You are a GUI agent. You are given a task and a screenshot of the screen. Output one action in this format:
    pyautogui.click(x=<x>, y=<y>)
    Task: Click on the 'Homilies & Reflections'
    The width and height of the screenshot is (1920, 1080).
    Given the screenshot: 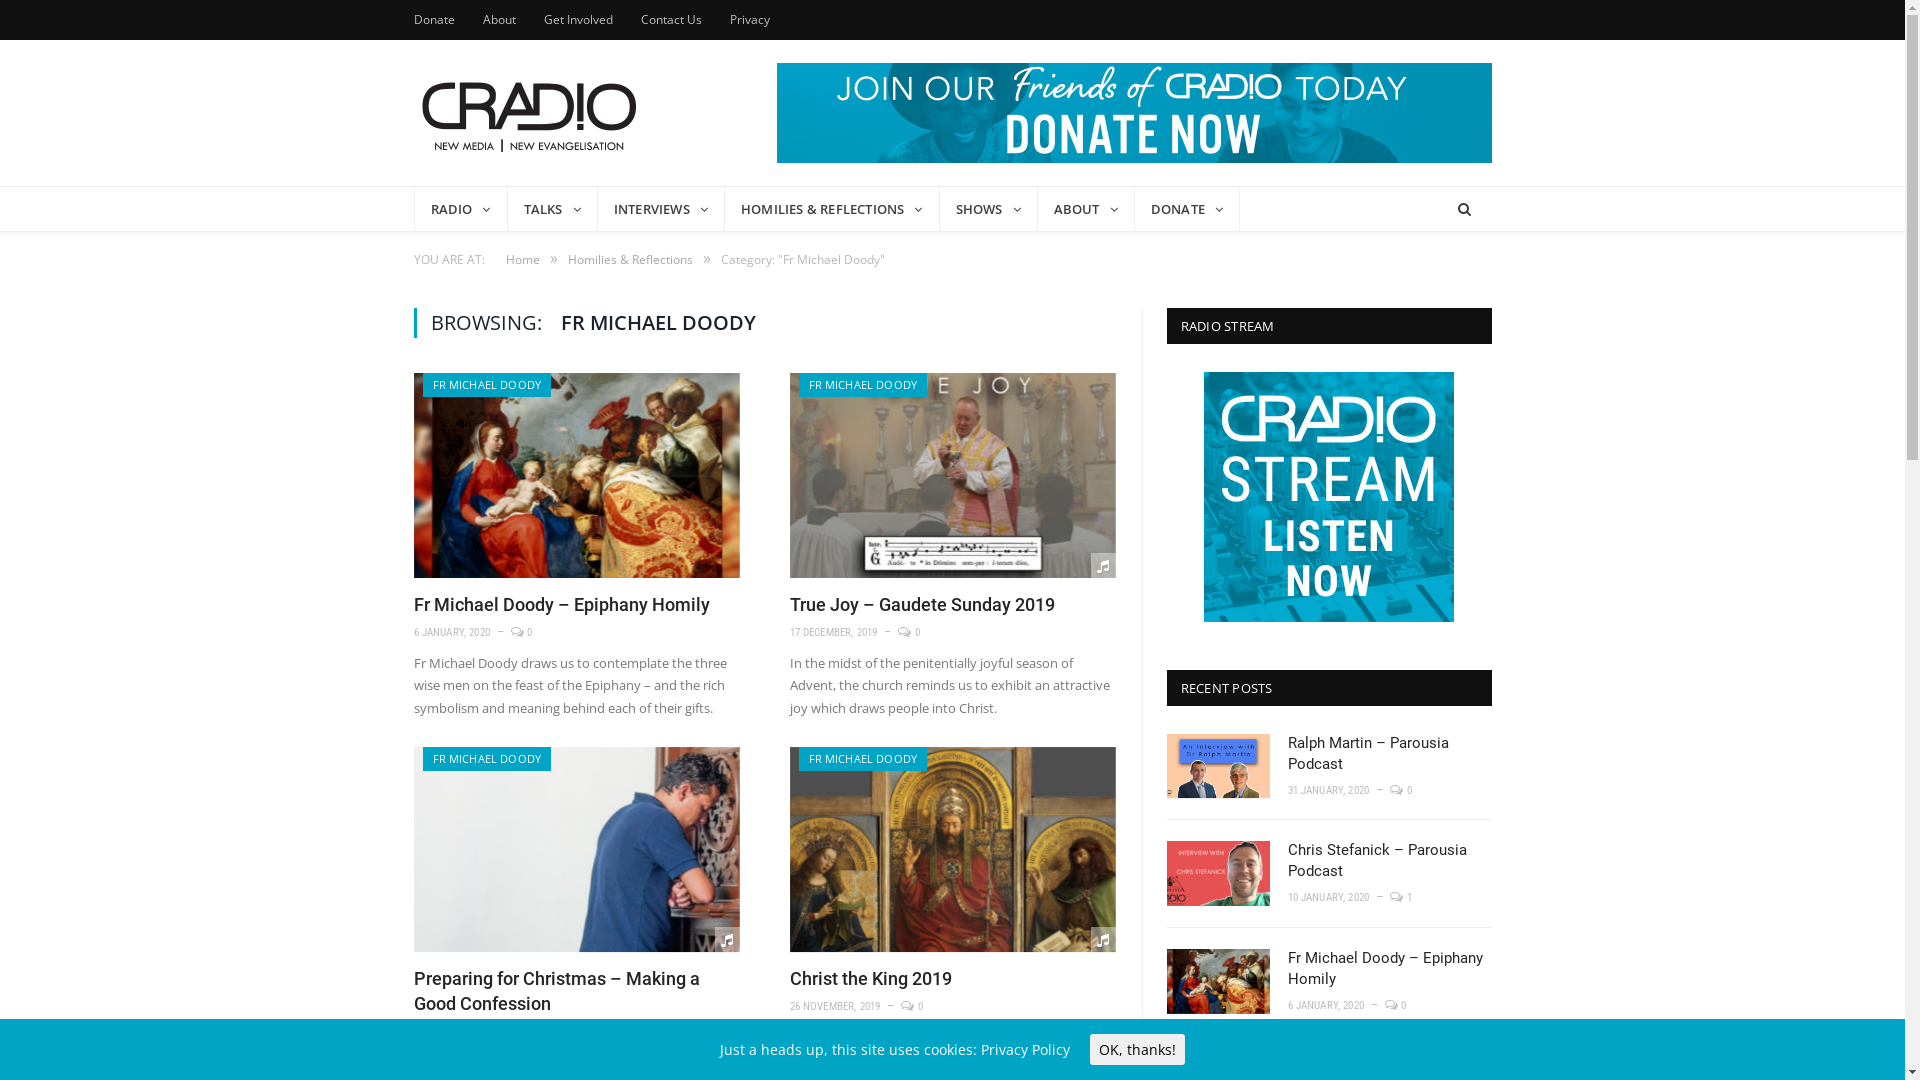 What is the action you would take?
    pyautogui.click(x=629, y=258)
    